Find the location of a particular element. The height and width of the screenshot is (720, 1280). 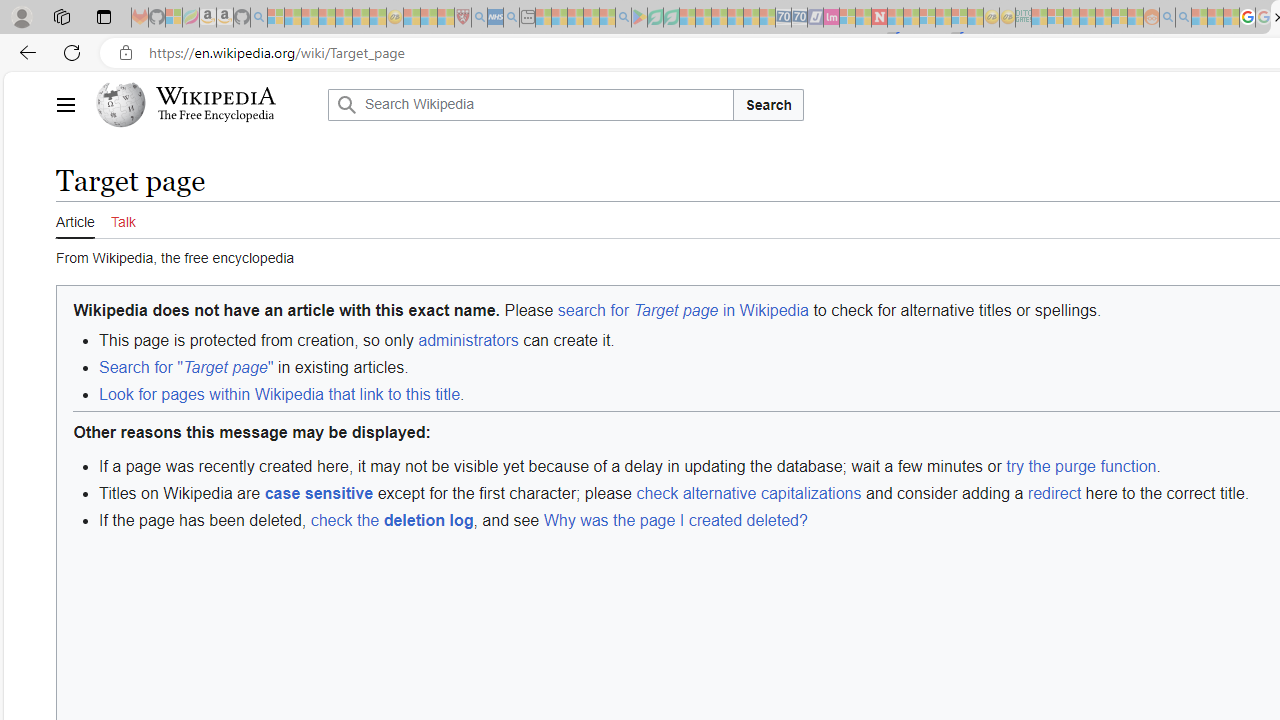

'Wikipedia' is located at coordinates (216, 96).